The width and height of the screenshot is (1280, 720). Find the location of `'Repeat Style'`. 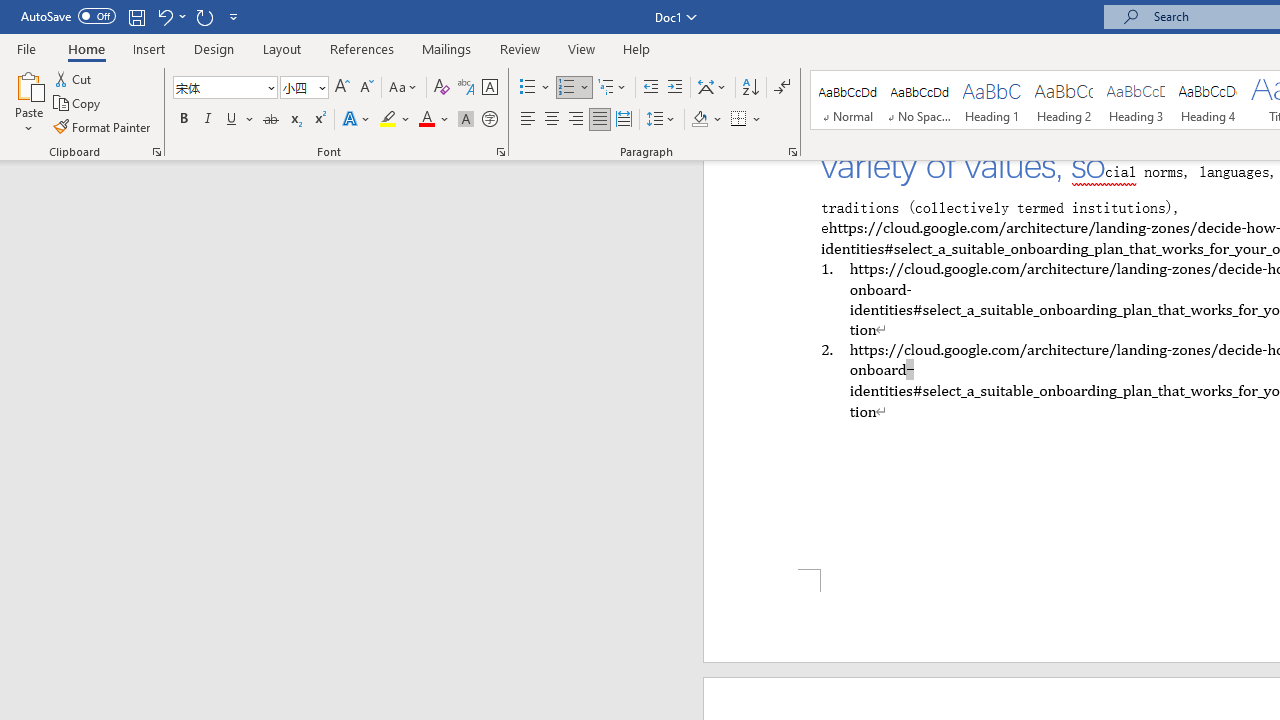

'Repeat Style' is located at coordinates (204, 16).